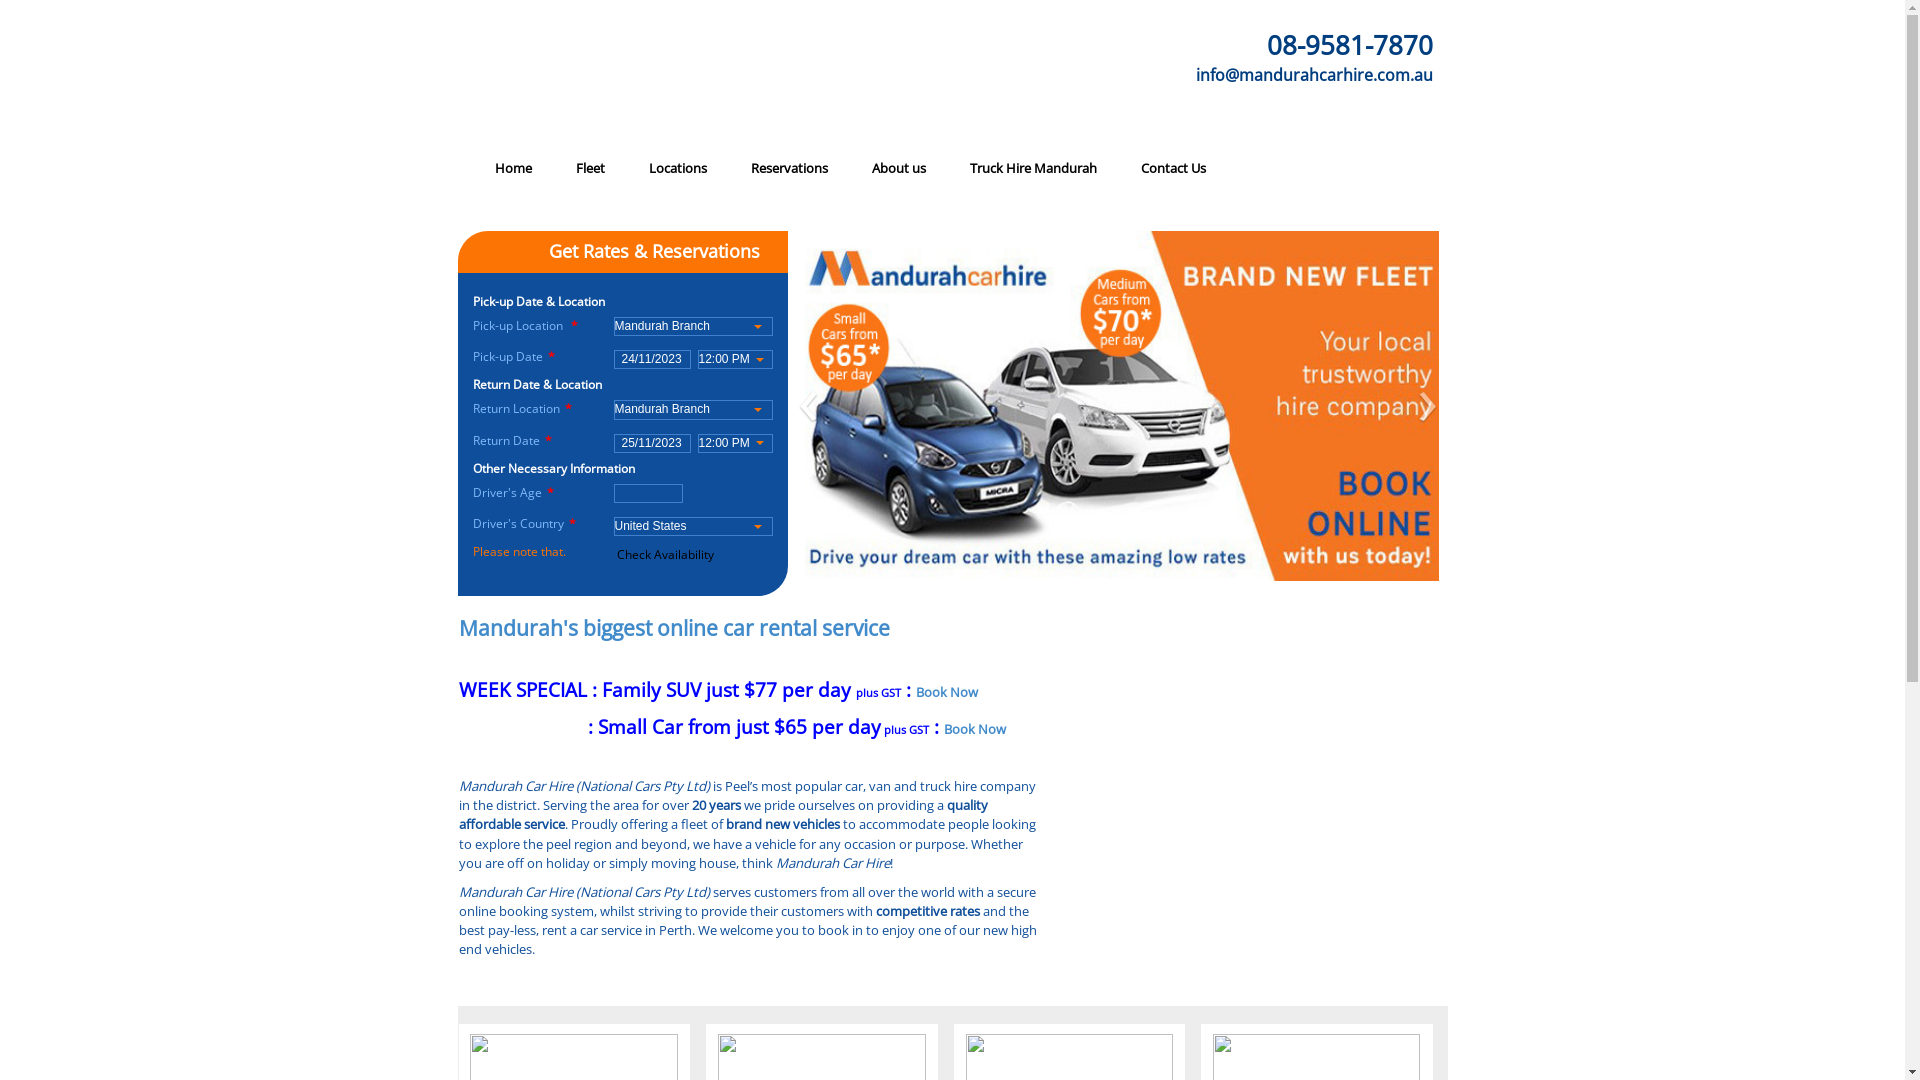 The image size is (1920, 1080). Describe the element at coordinates (589, 167) in the screenshot. I see `'Fleet'` at that location.